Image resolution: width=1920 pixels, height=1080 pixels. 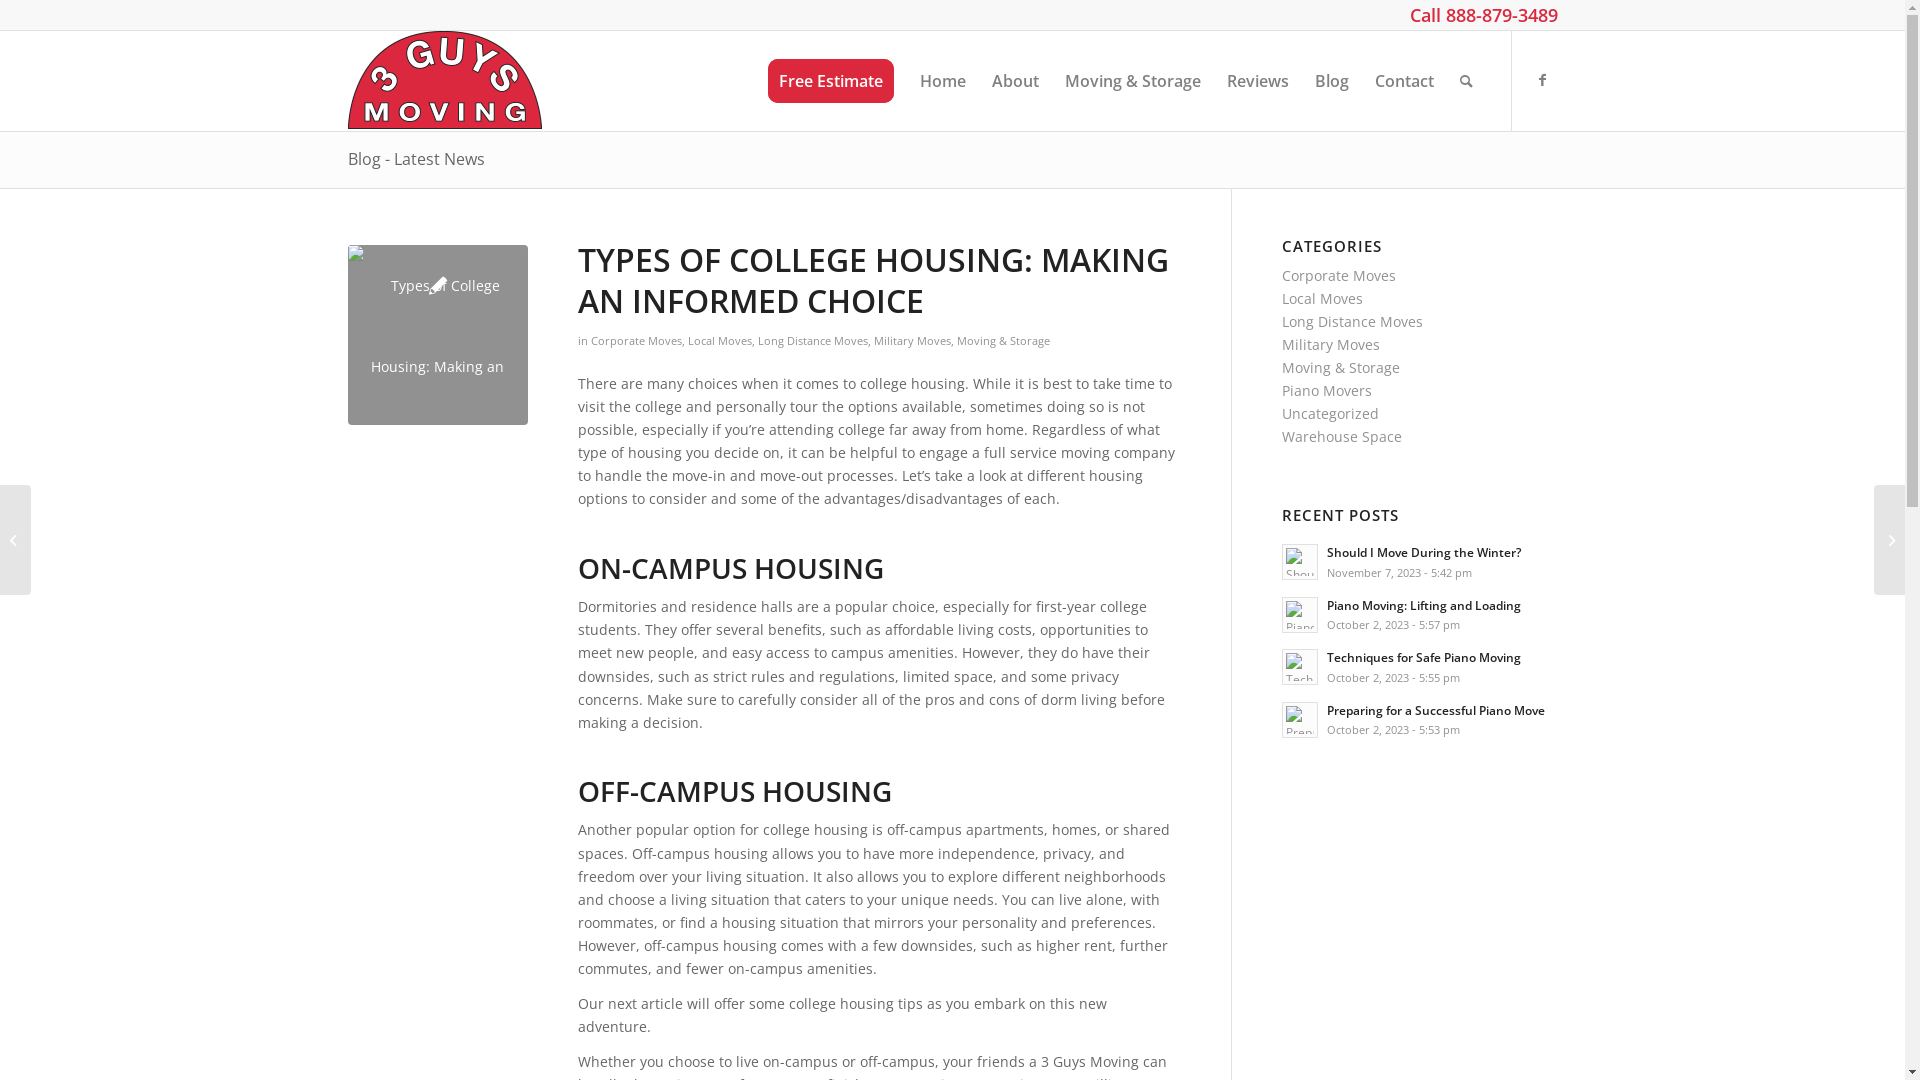 I want to click on 'Moving & Storage', so click(x=1132, y=80).